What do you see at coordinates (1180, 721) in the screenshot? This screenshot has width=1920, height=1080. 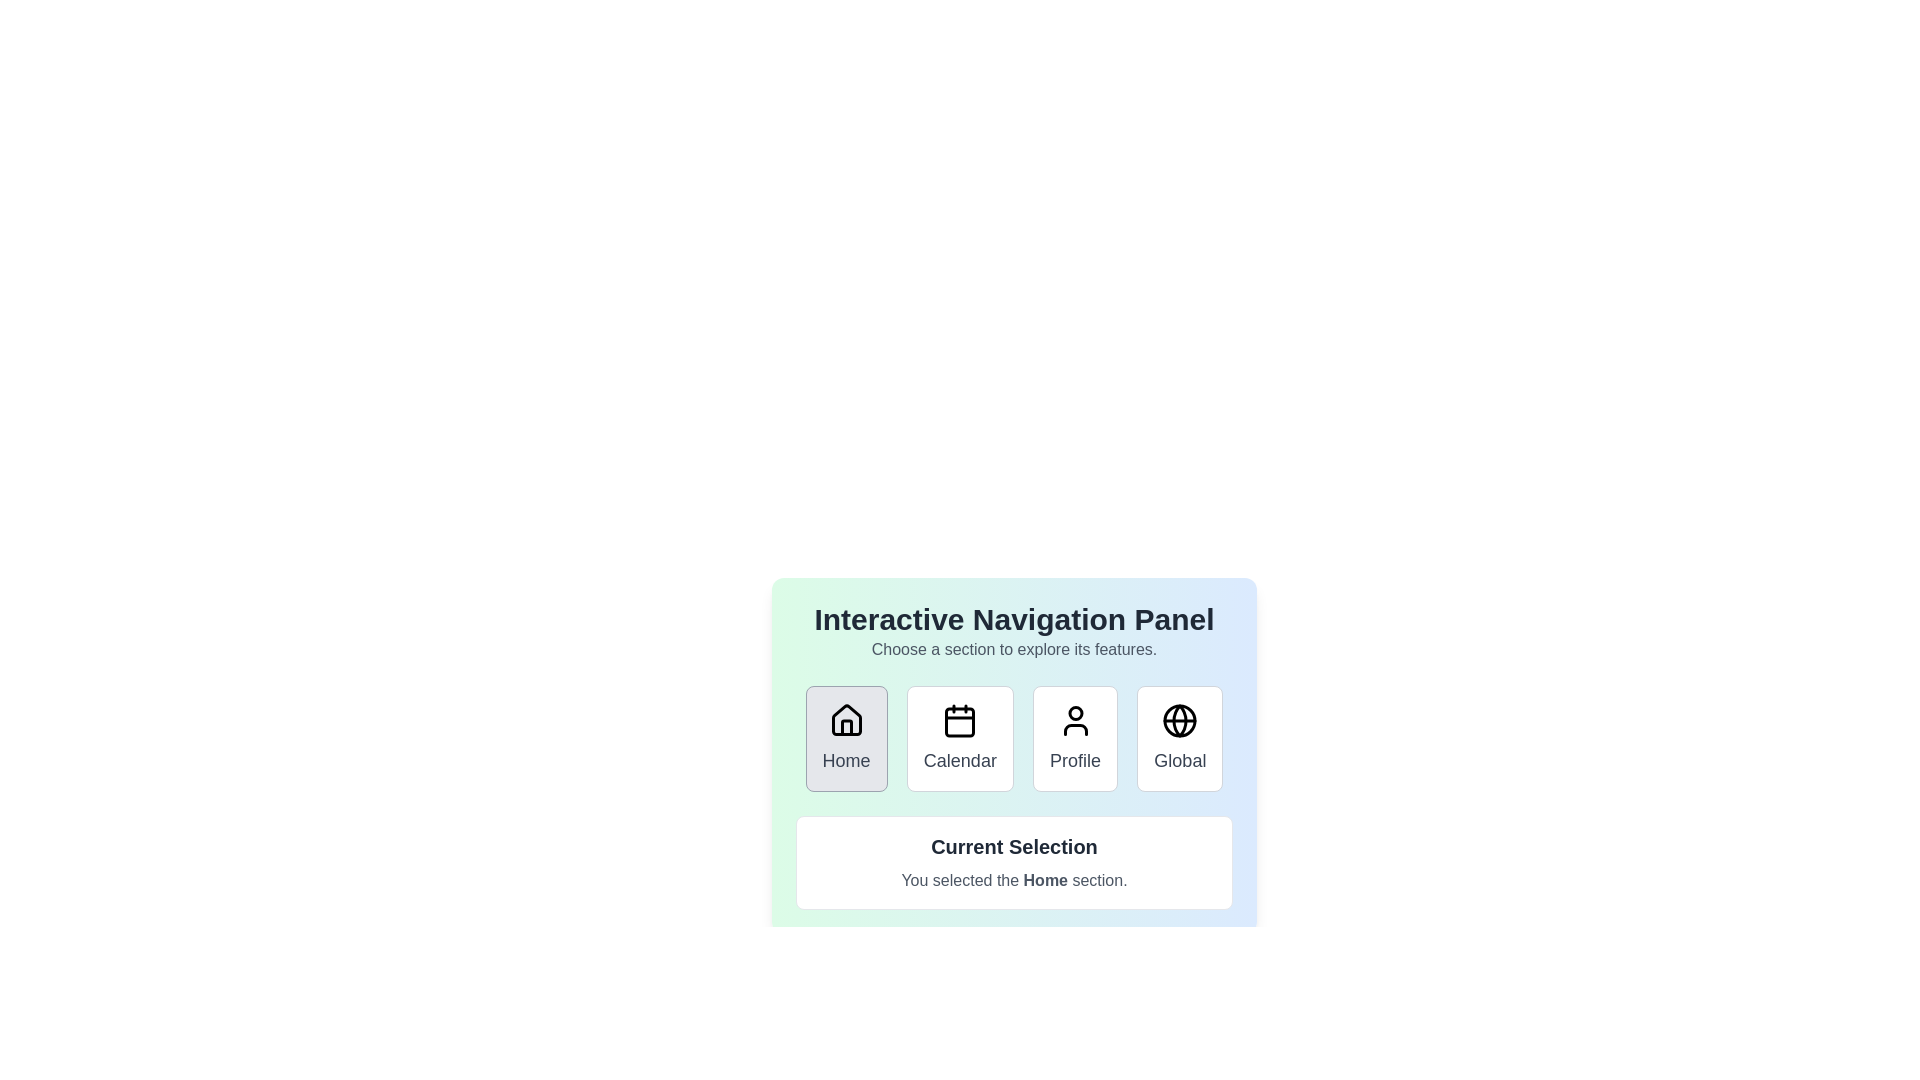 I see `the circular globe icon located in the 'Global' navigation button, which is the fourth option from the left in the bottom-right section of the navigation panel` at bounding box center [1180, 721].